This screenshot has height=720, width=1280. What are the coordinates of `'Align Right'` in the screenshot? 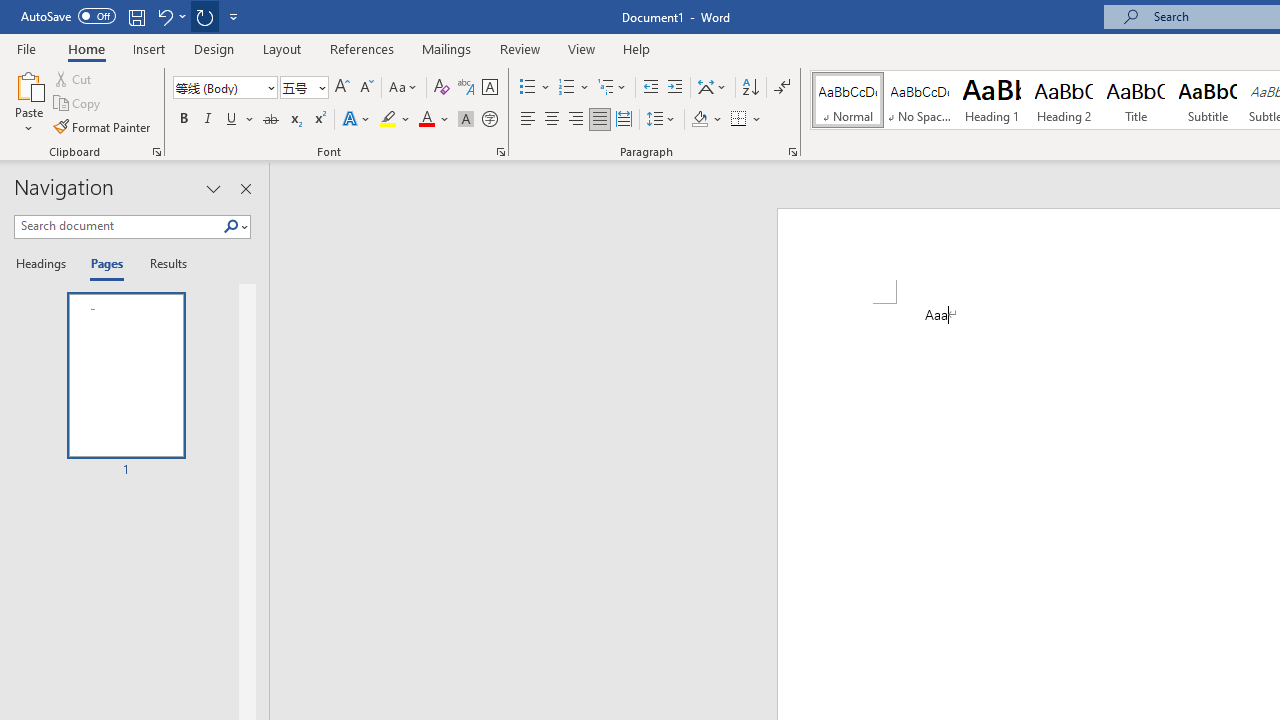 It's located at (575, 119).